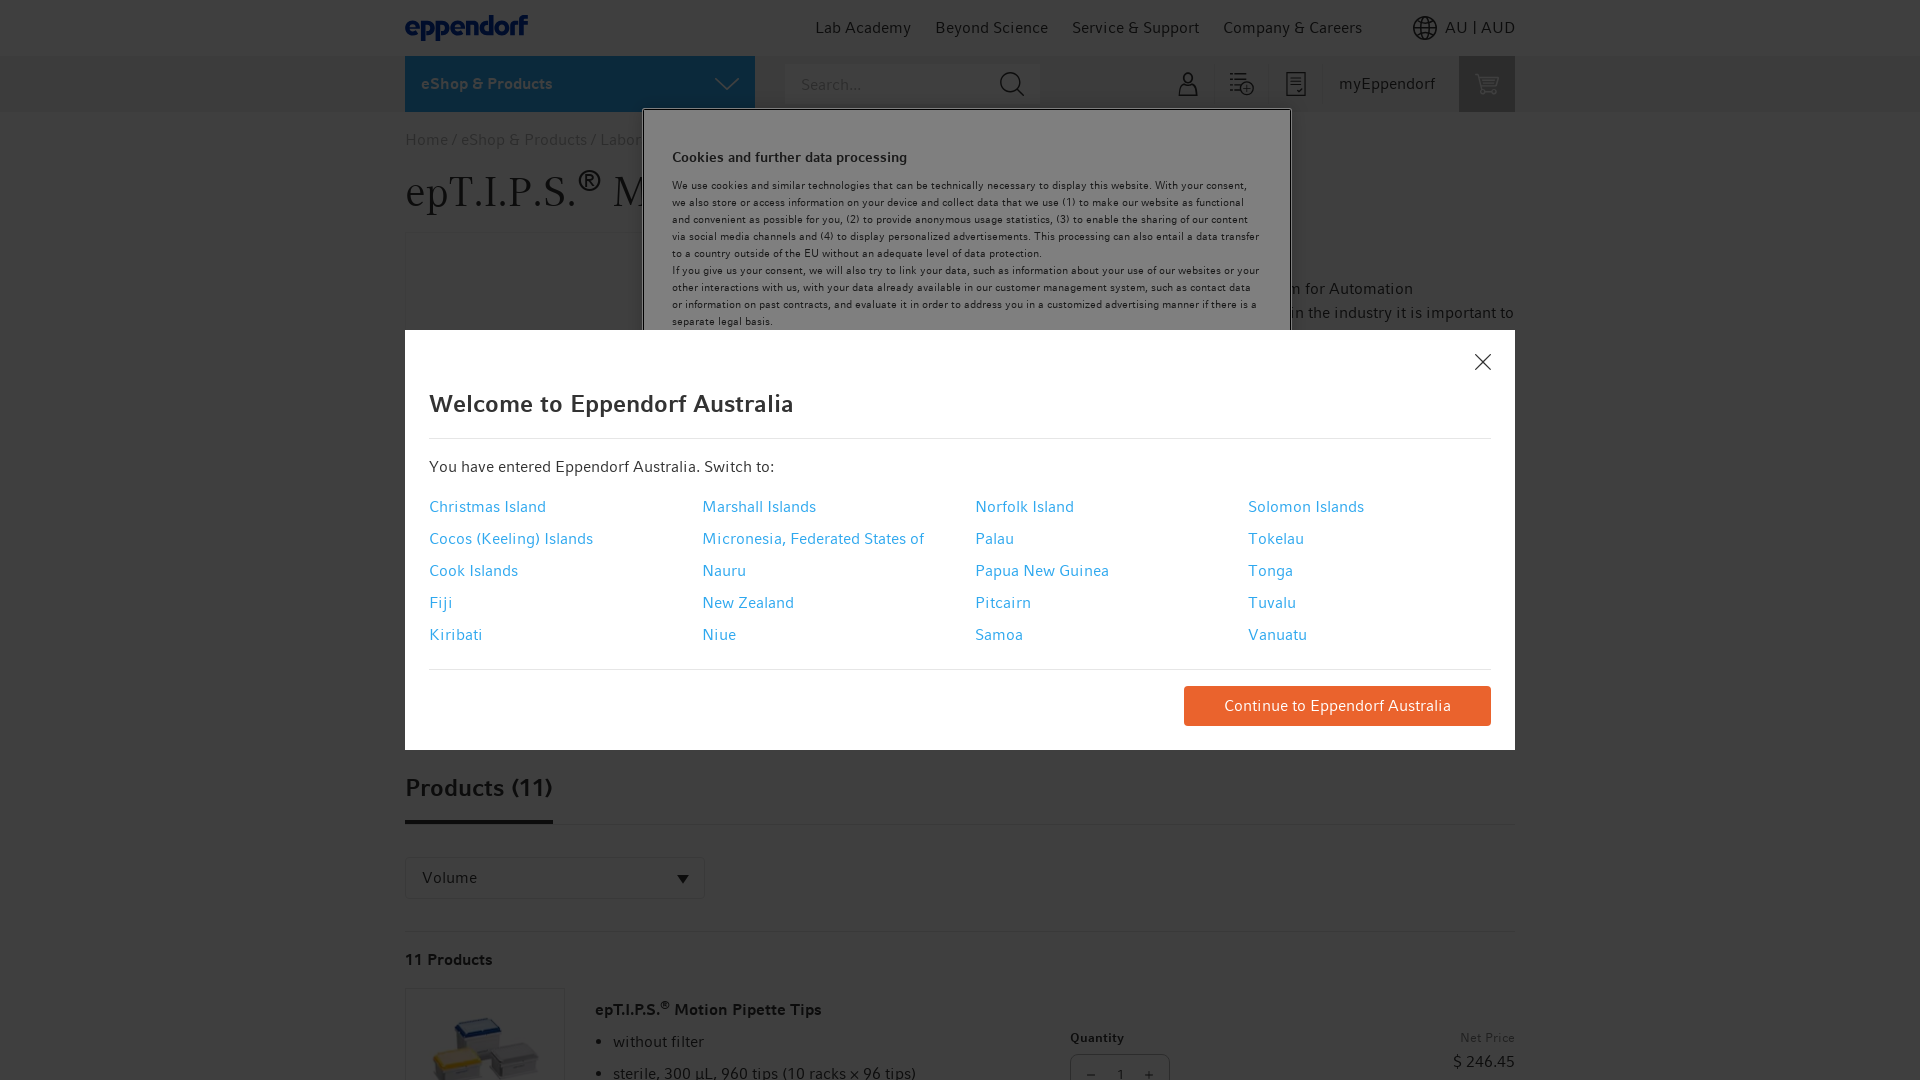 The image size is (1920, 1080). I want to click on 'Laboratory Consumables', so click(687, 138).